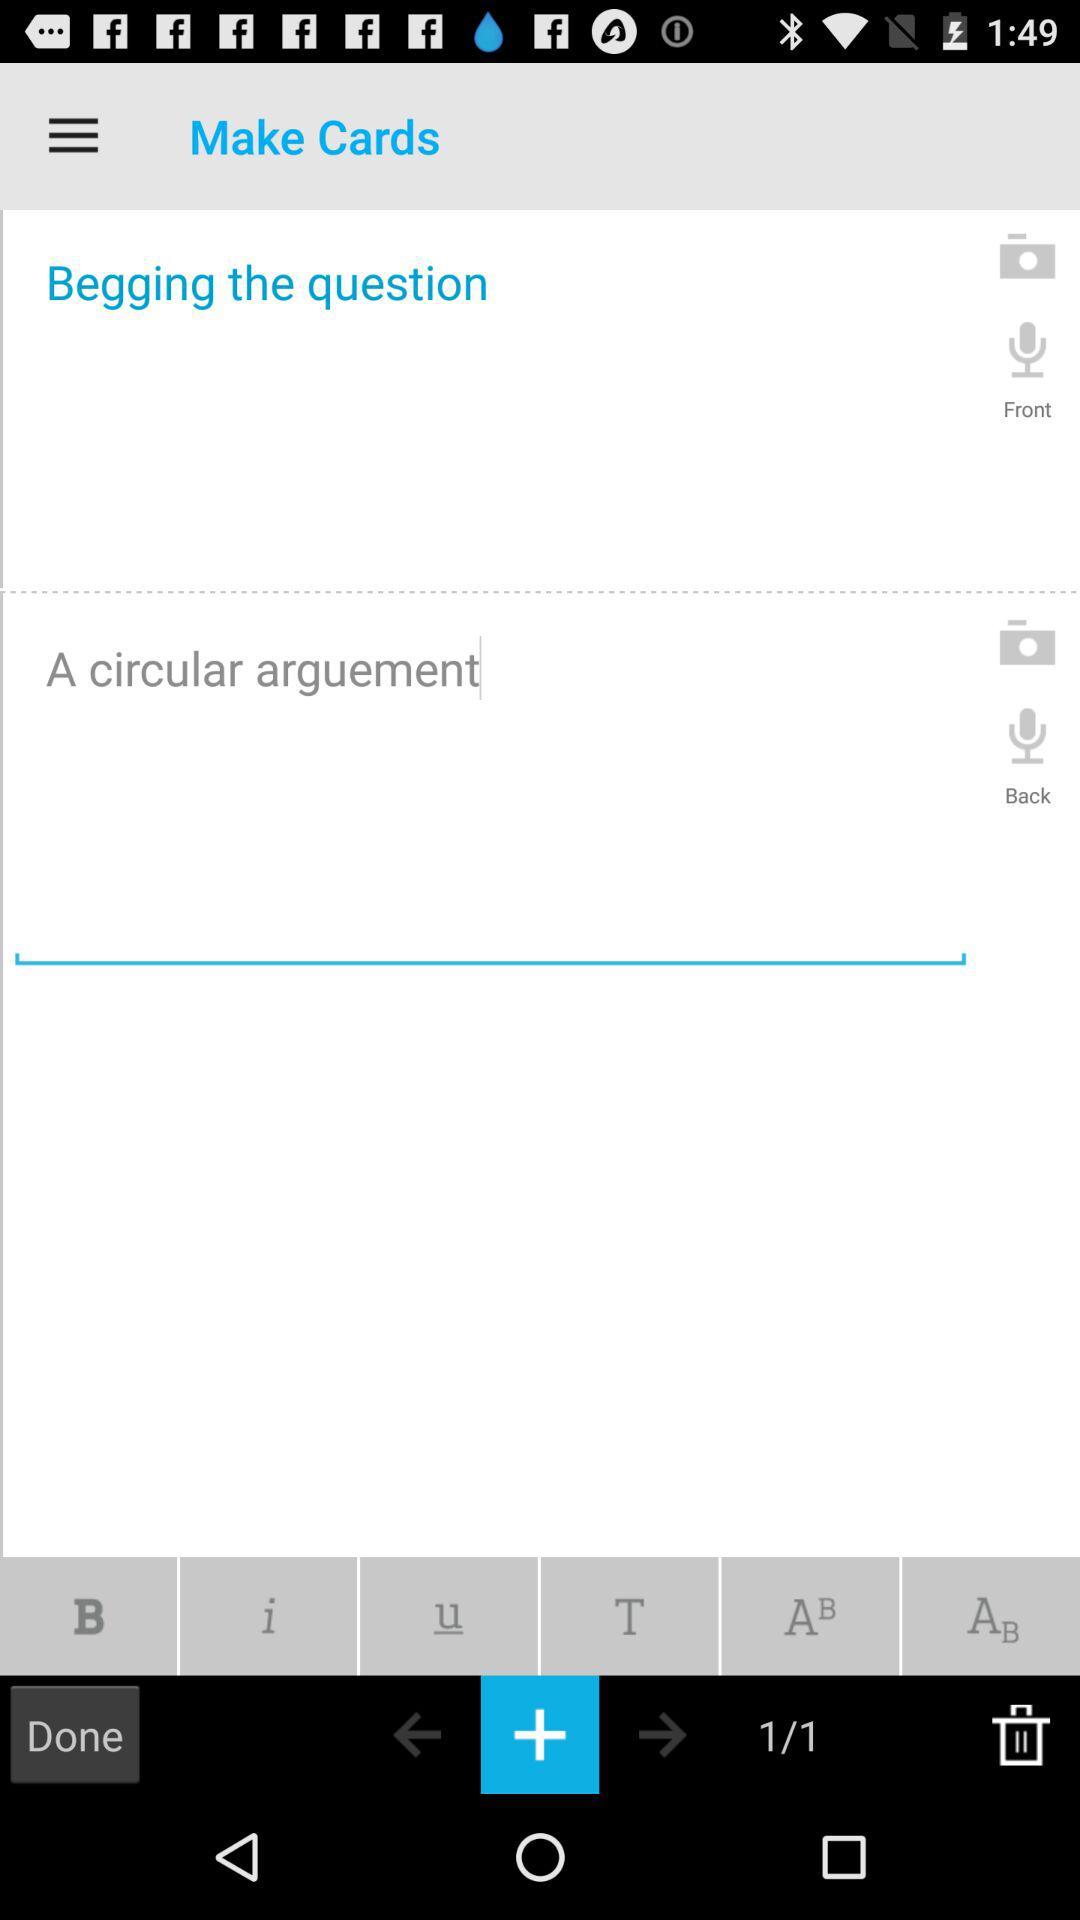 The width and height of the screenshot is (1080, 1920). Describe the element at coordinates (490, 398) in the screenshot. I see `begging the question icon` at that location.